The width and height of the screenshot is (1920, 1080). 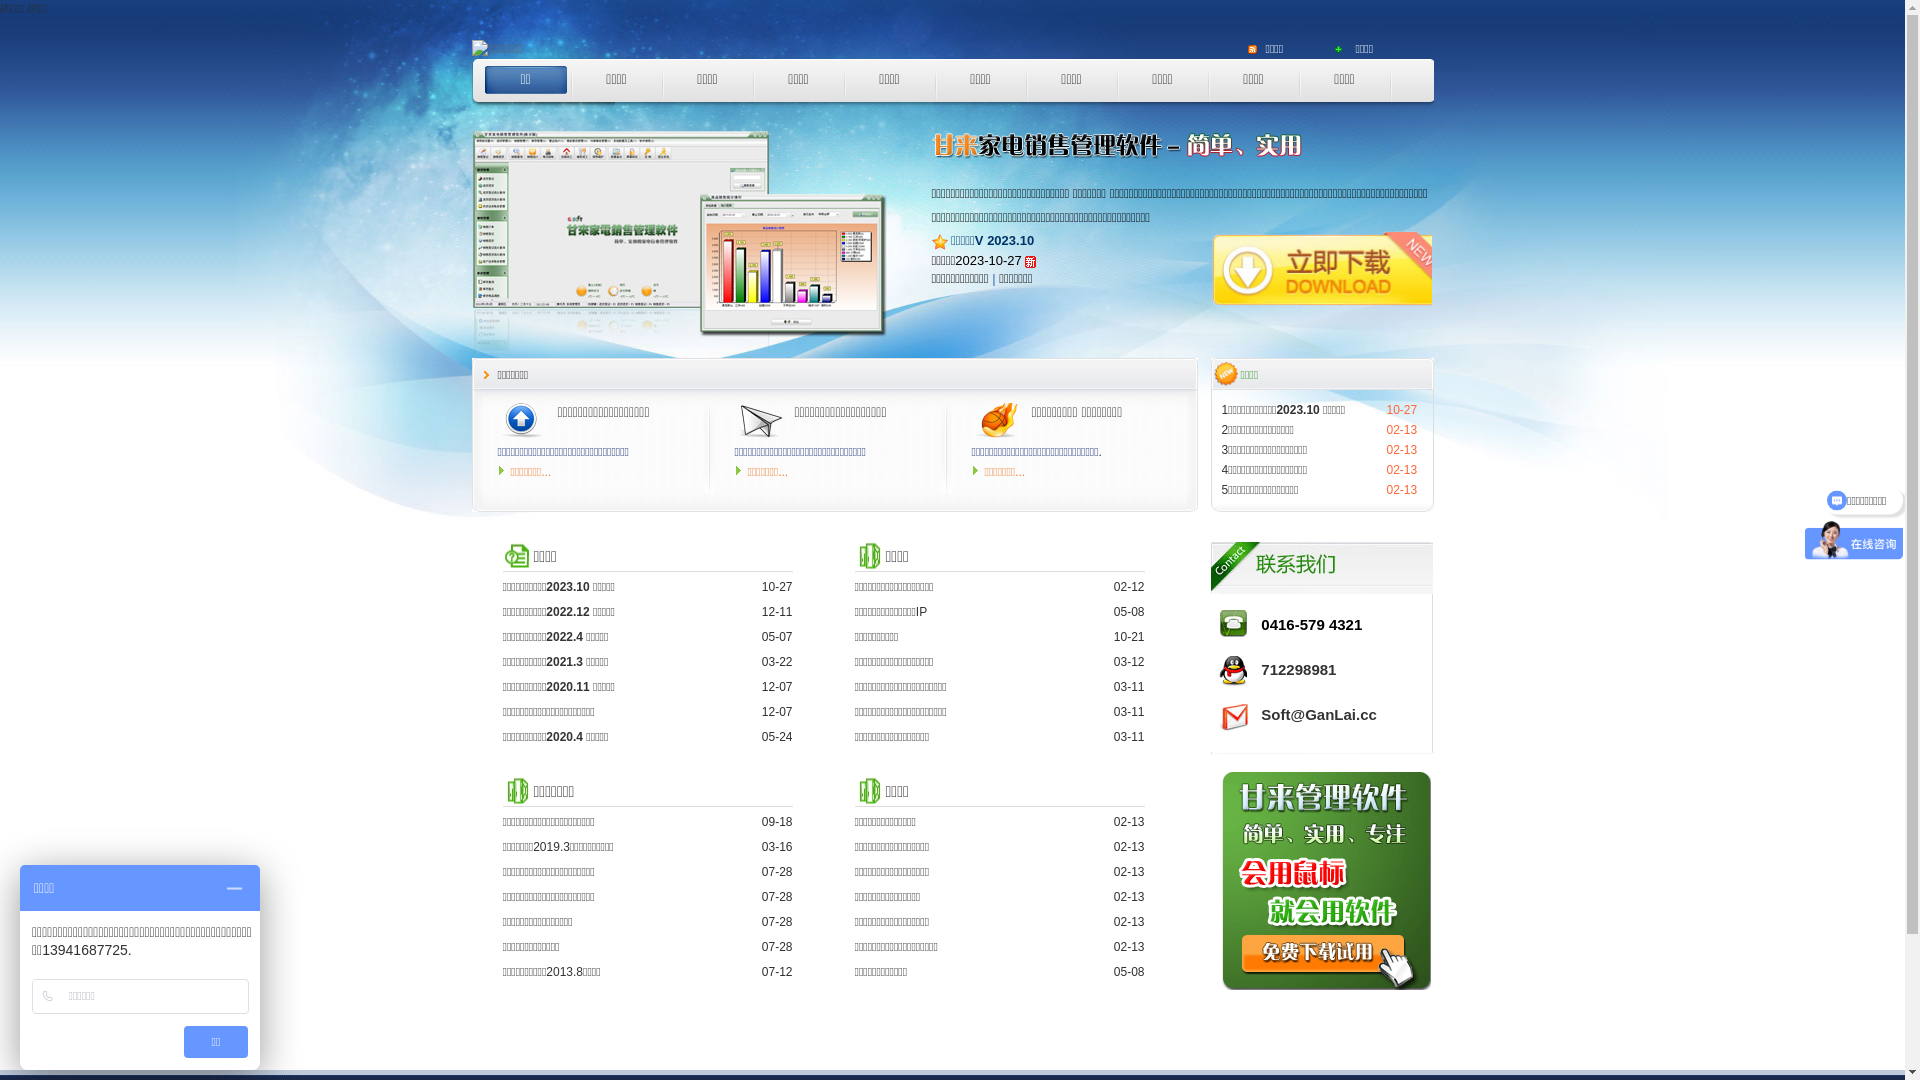 I want to click on '2023-10-27', so click(x=988, y=259).